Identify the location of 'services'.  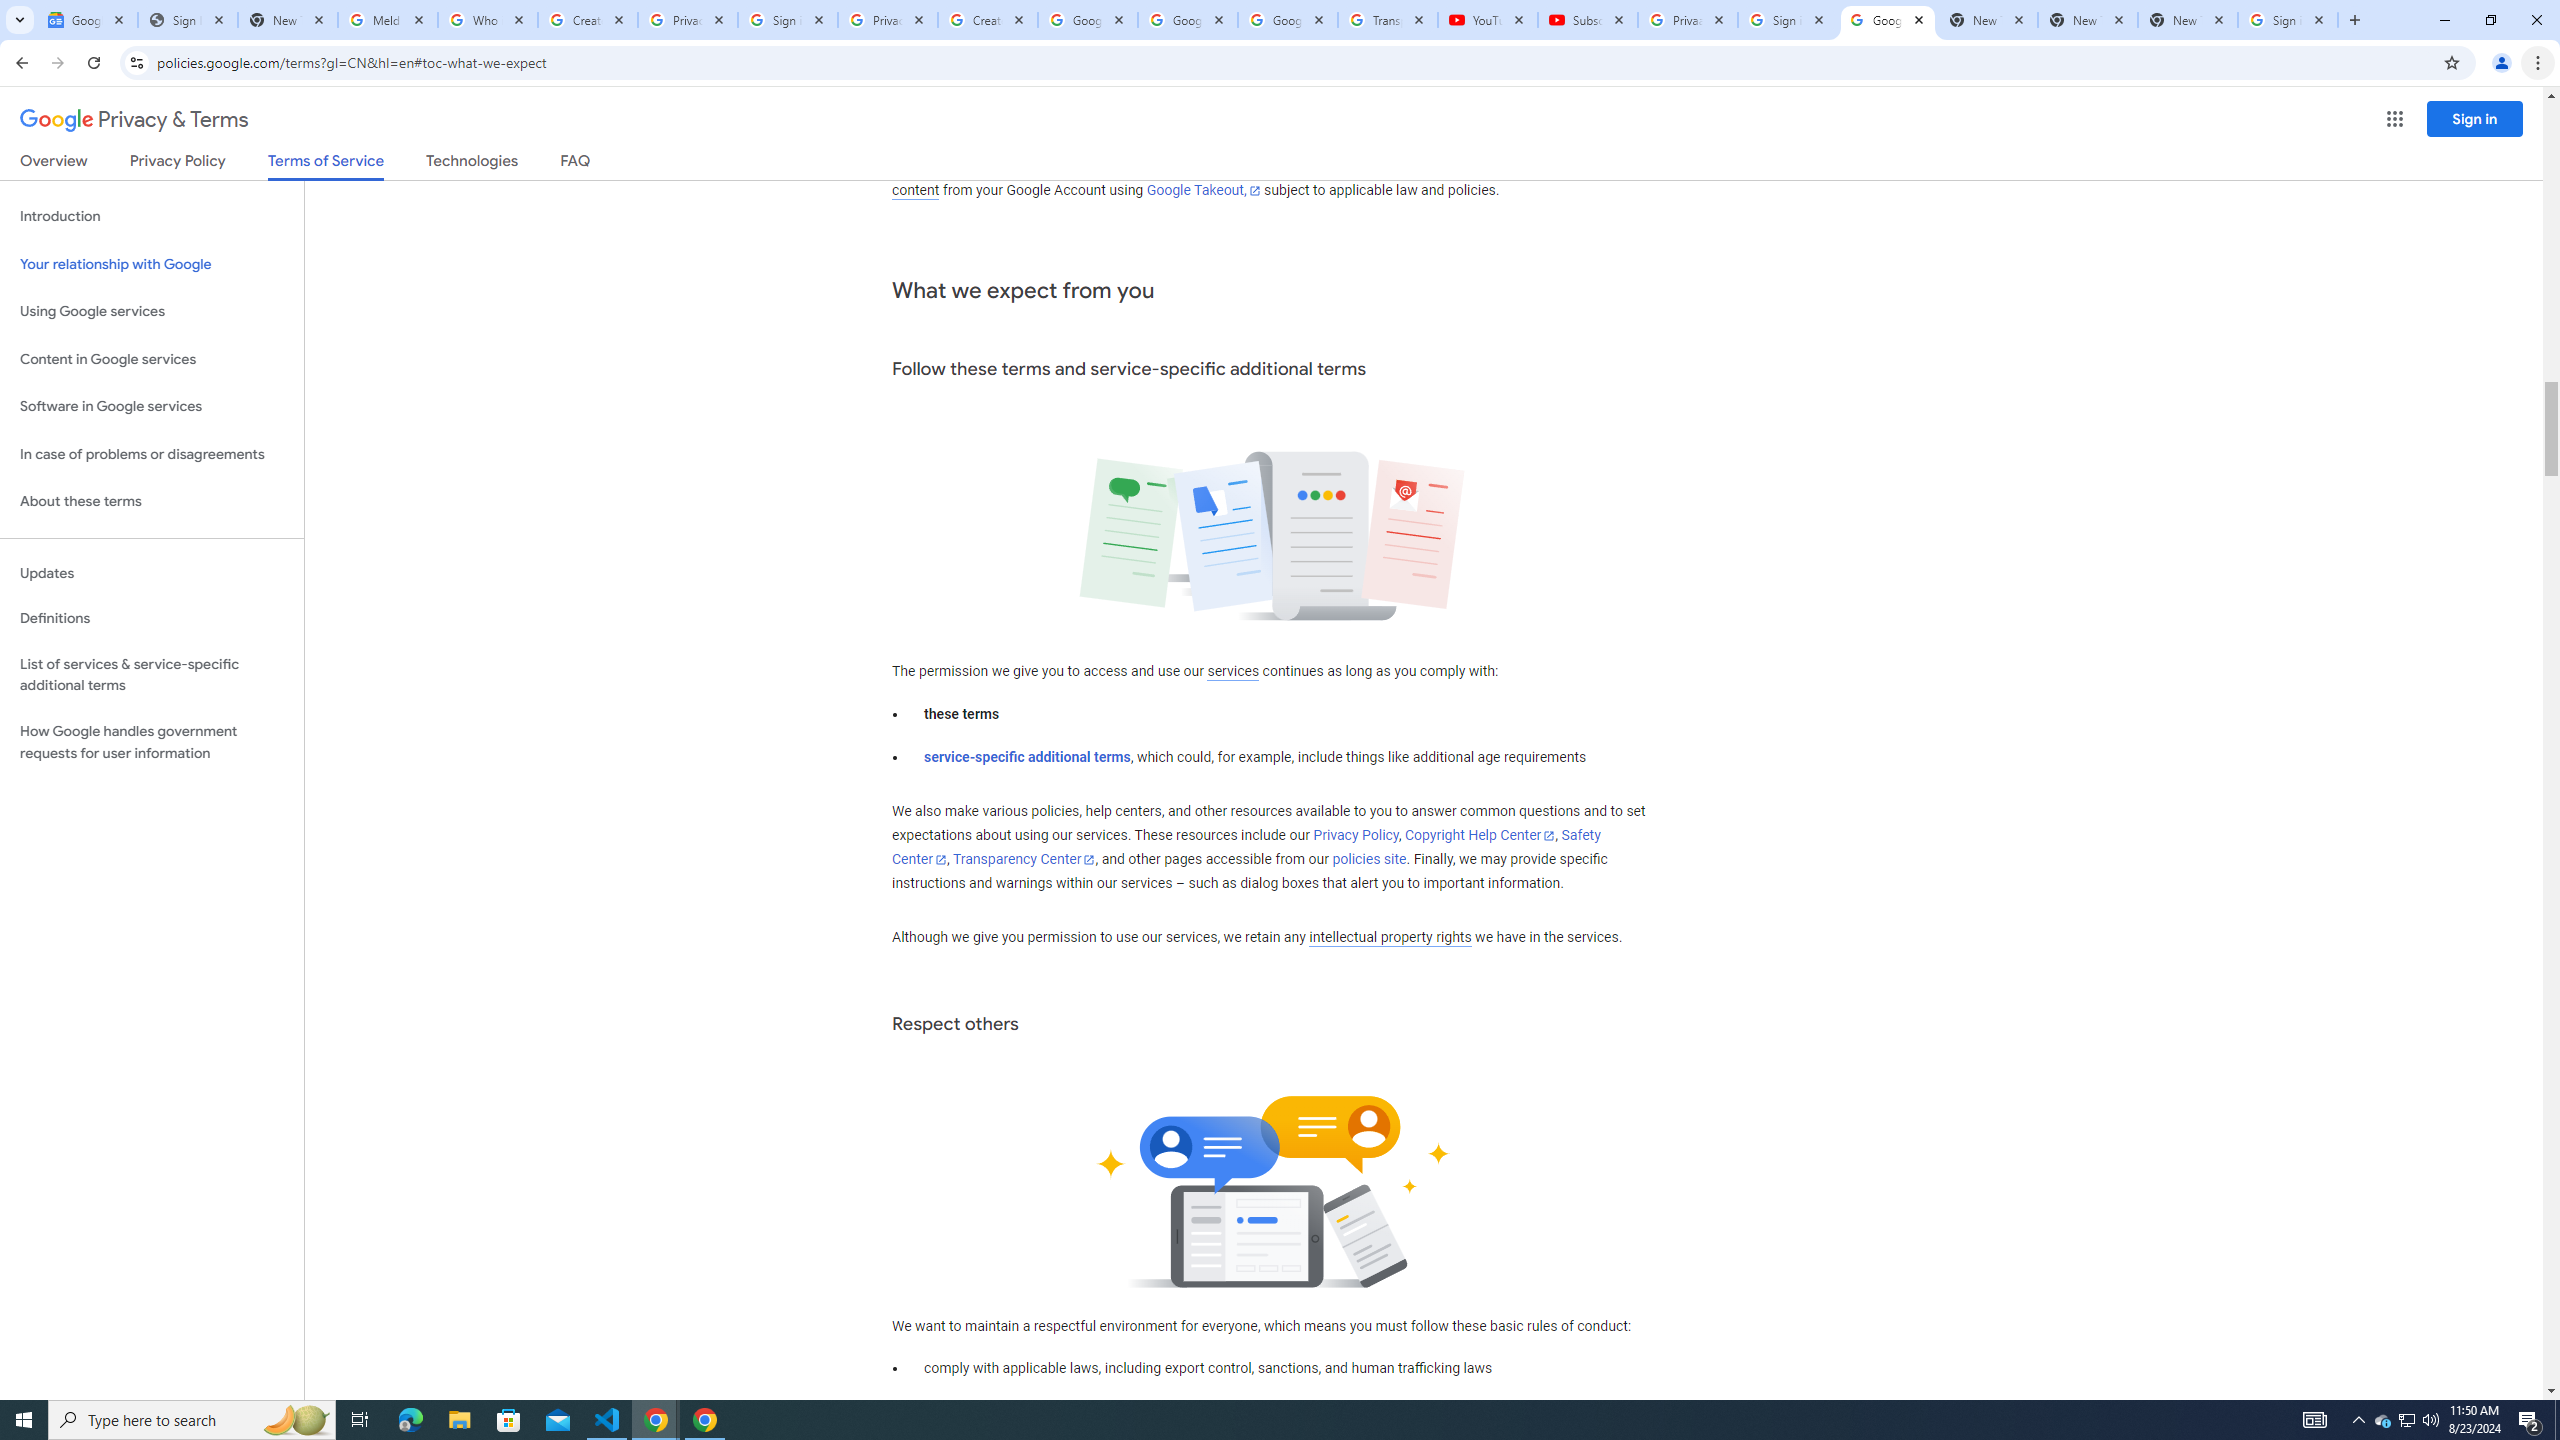
(1231, 670).